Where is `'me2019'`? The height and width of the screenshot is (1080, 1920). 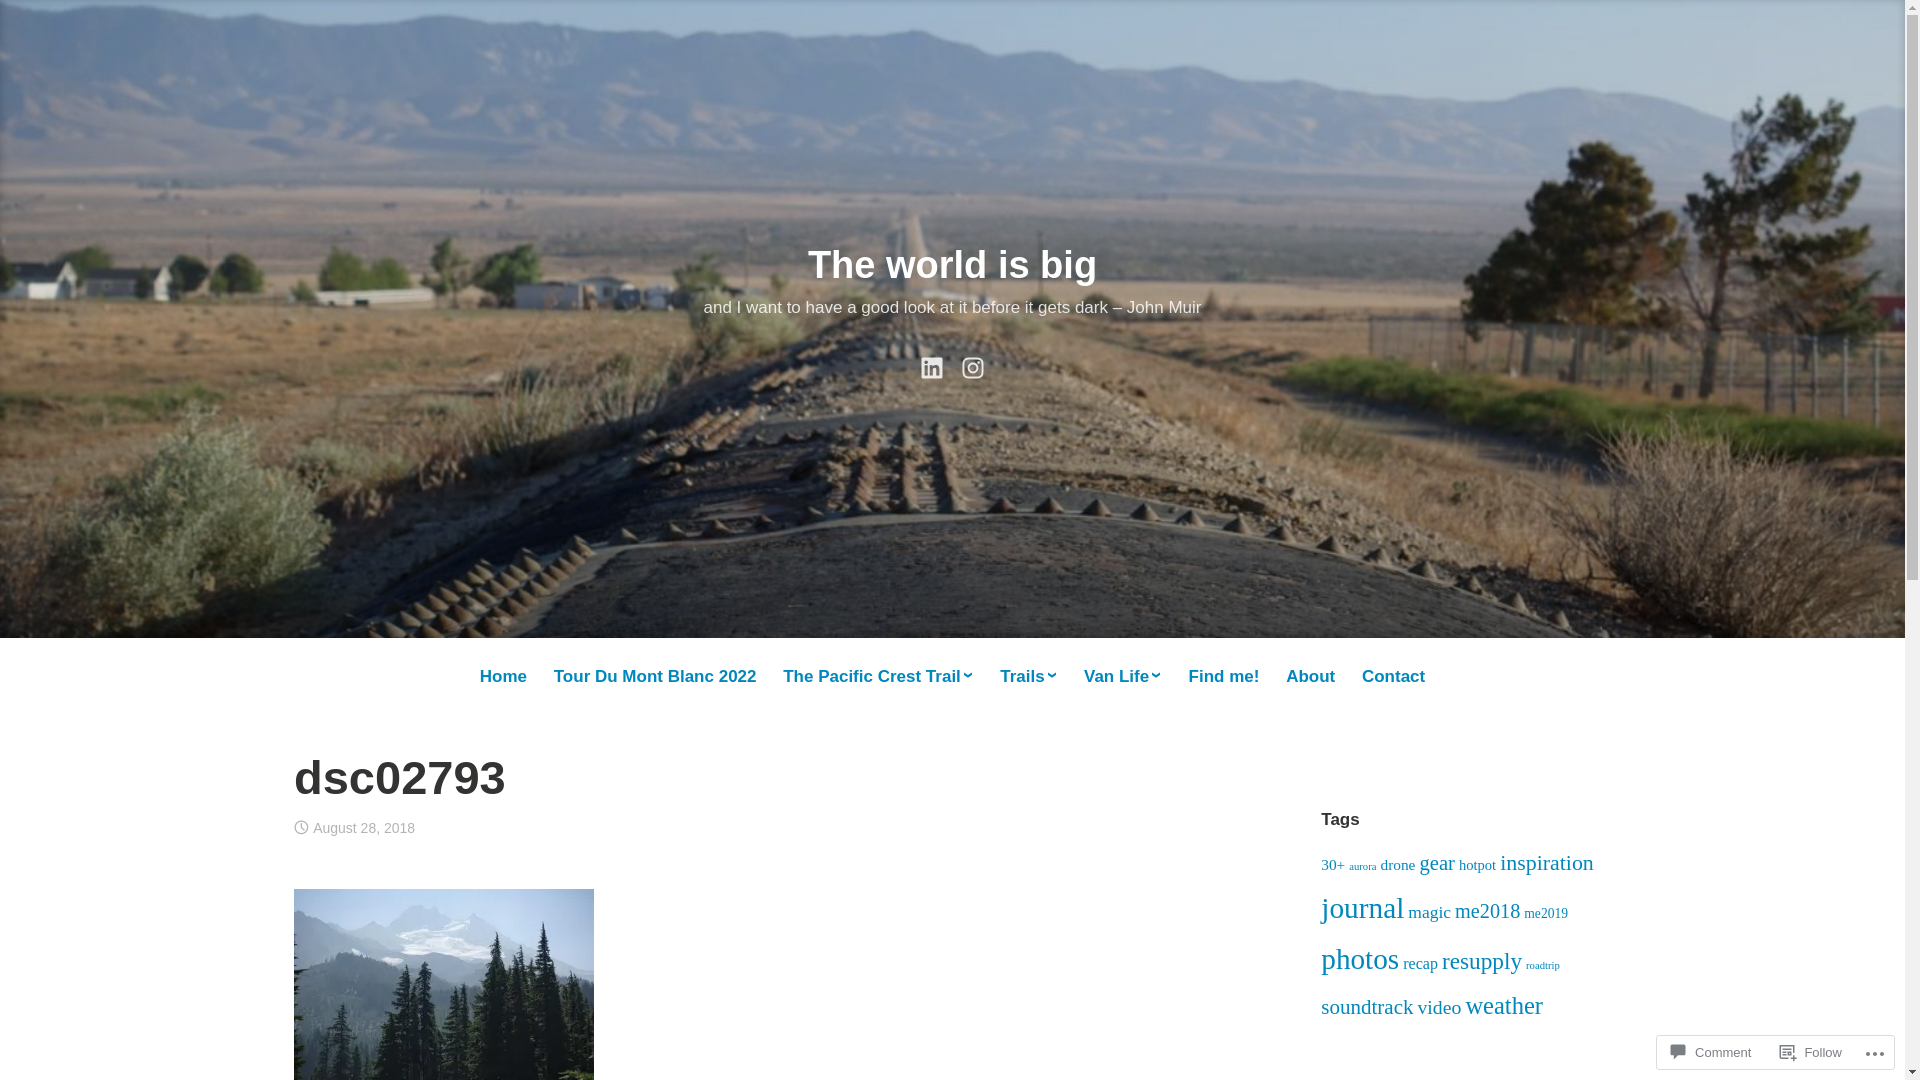
'me2019' is located at coordinates (1544, 913).